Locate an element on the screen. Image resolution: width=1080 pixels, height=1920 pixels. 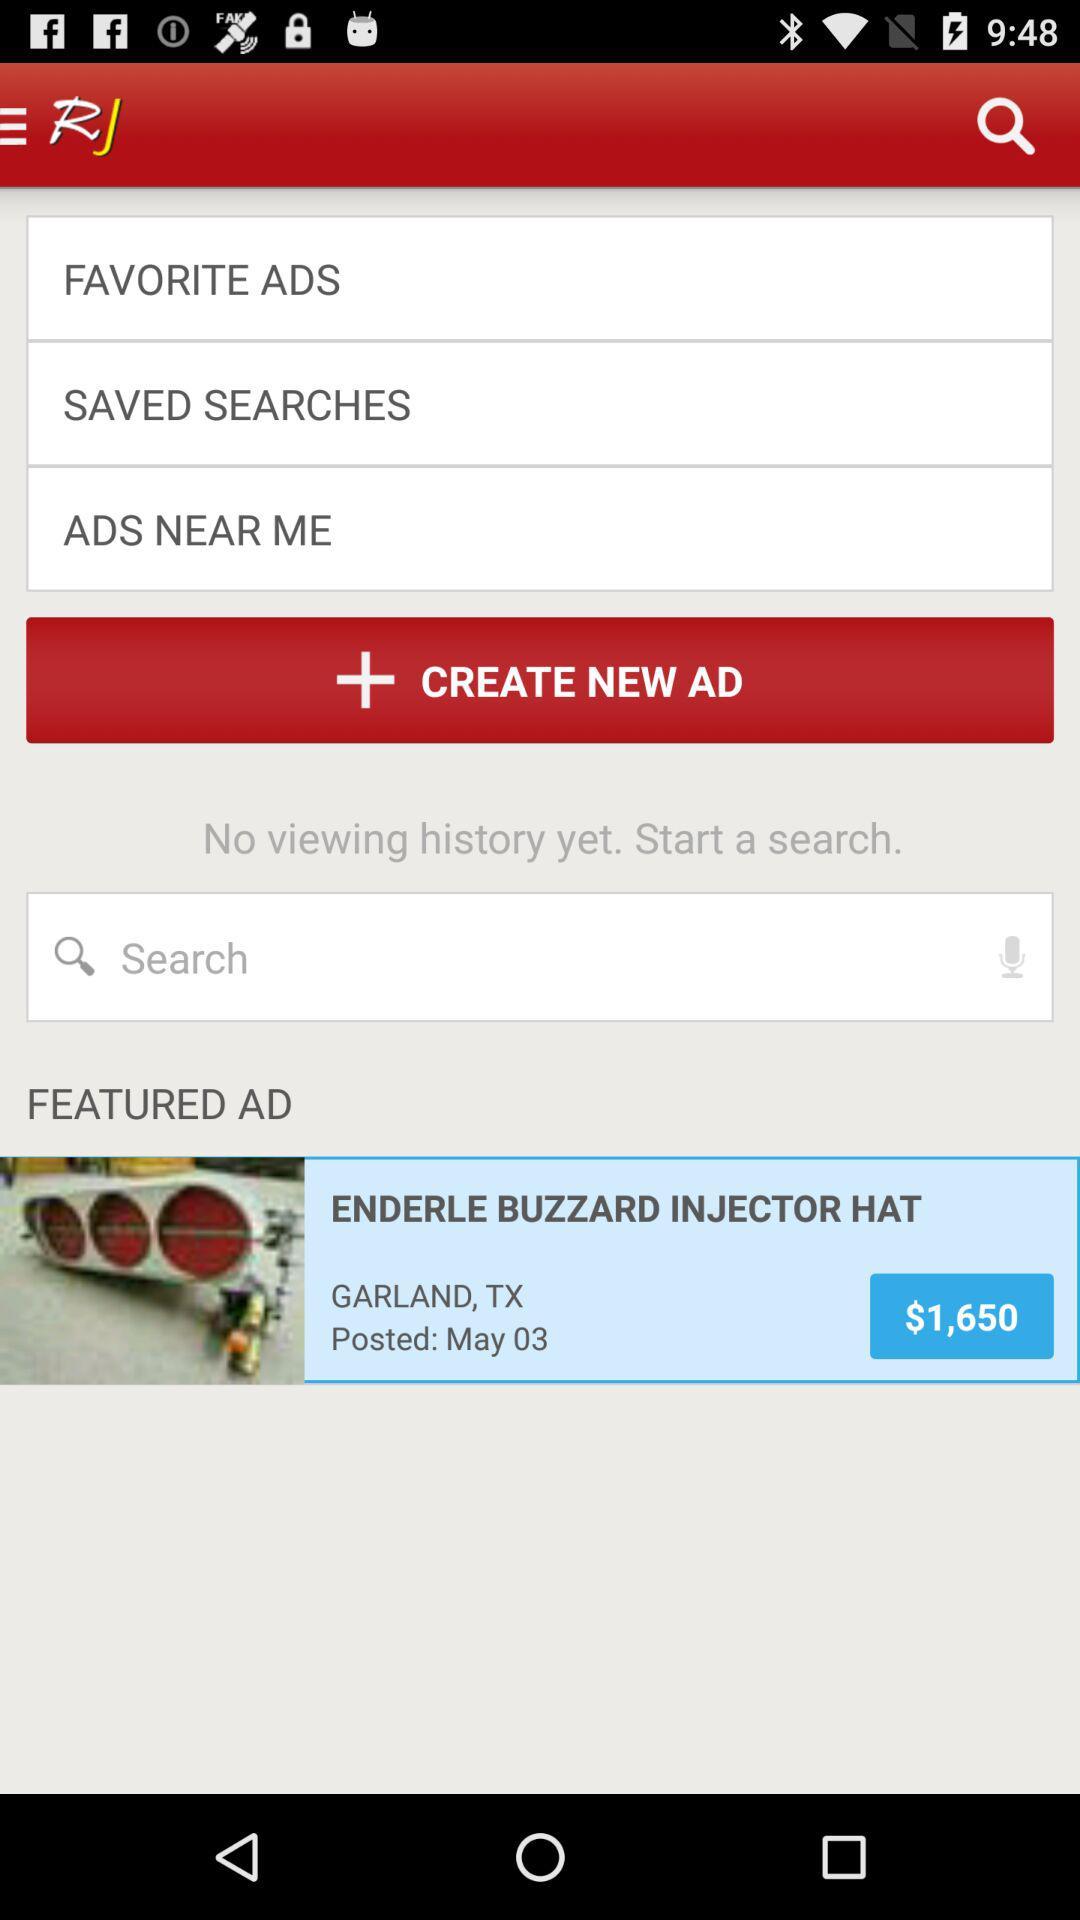
search field is located at coordinates (540, 955).